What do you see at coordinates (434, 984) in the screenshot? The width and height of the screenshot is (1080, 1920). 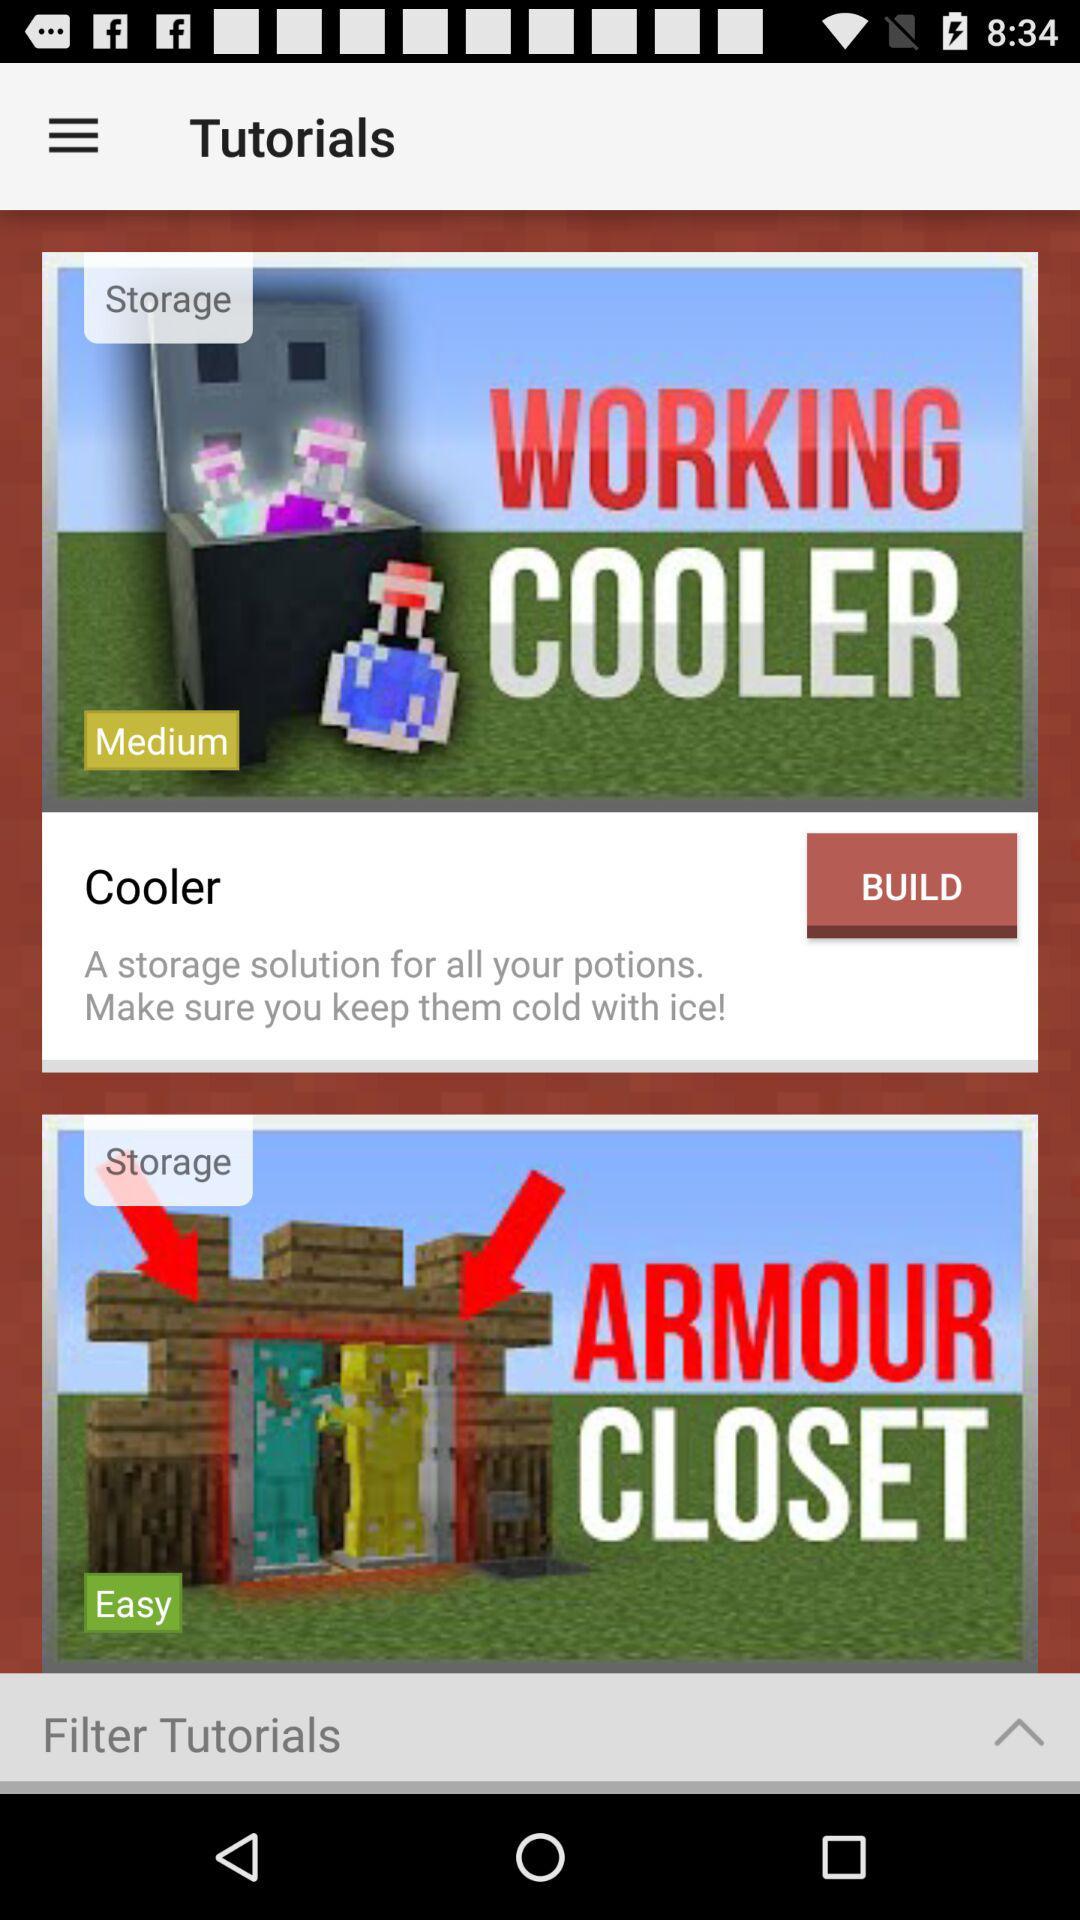 I see `a storage solution` at bounding box center [434, 984].